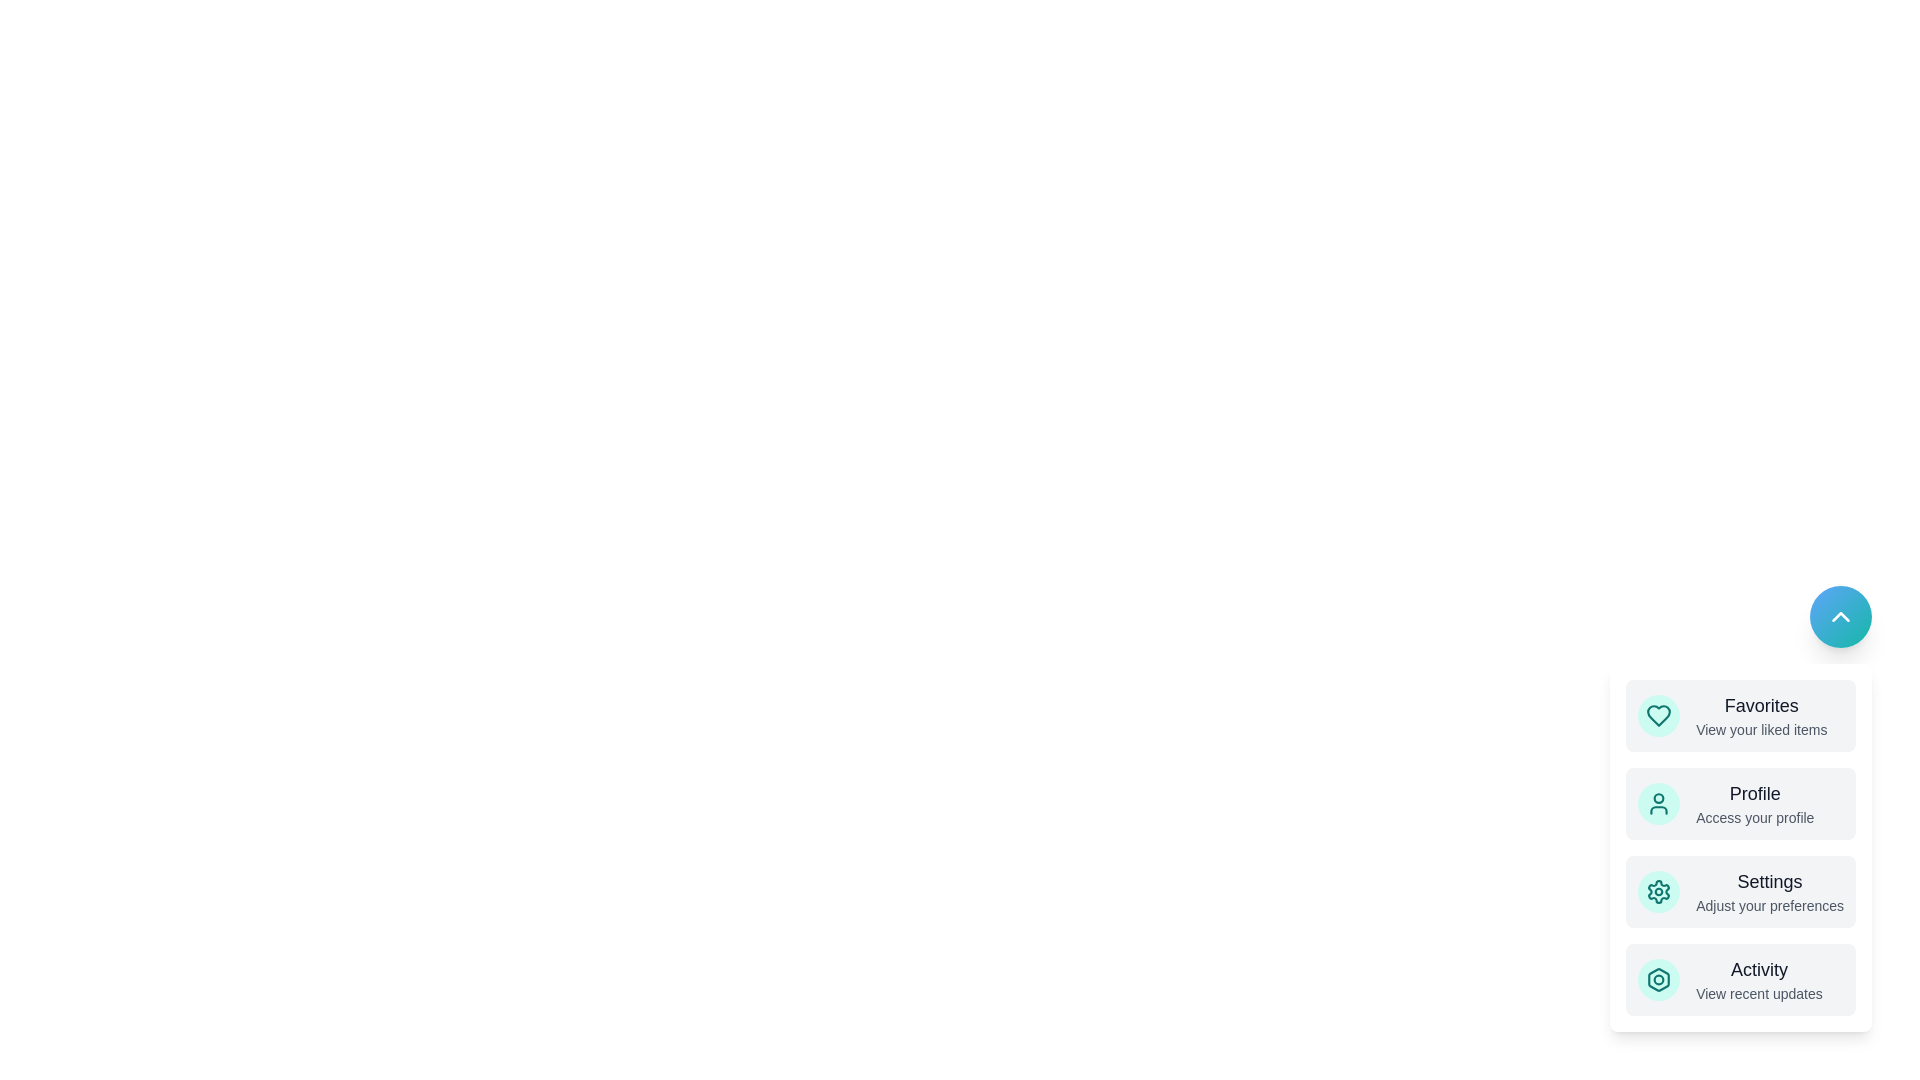 The image size is (1920, 1080). What do you see at coordinates (1740, 802) in the screenshot?
I see `the menu option labeled Profile` at bounding box center [1740, 802].